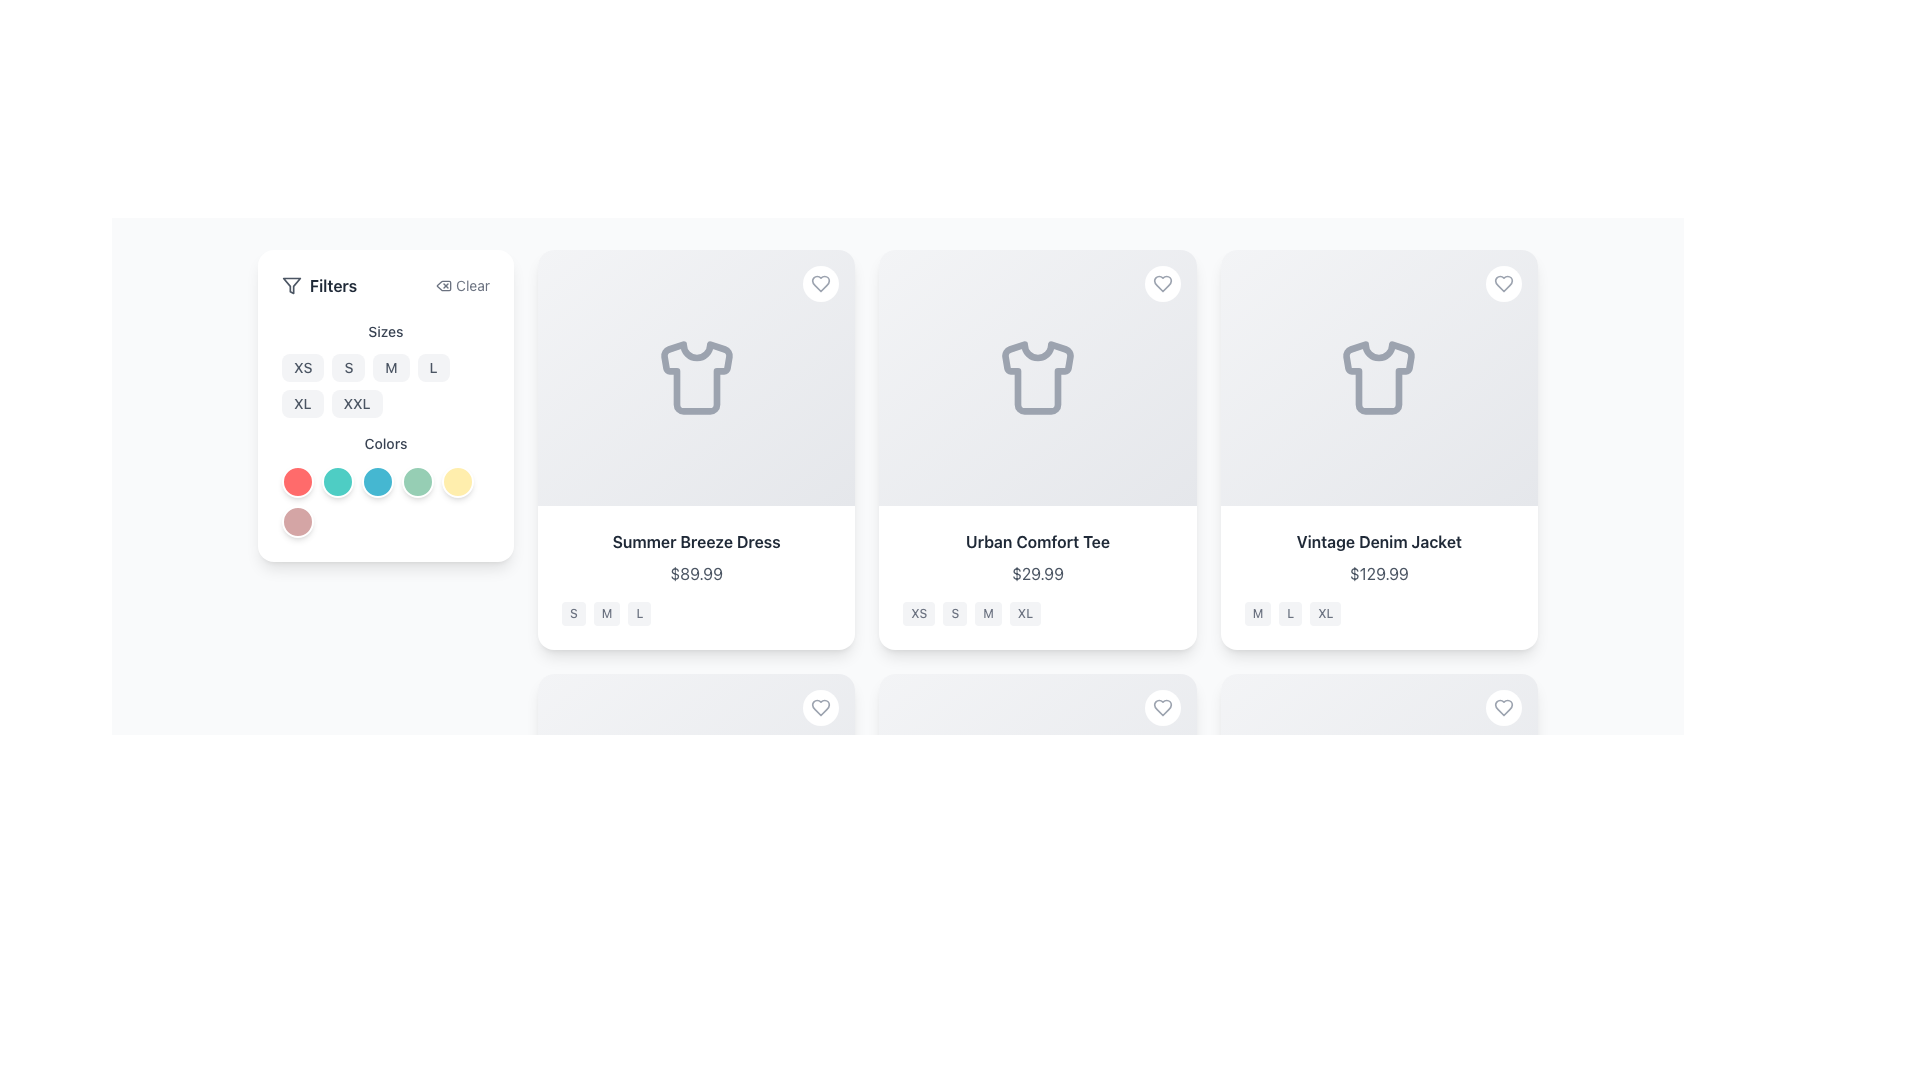 The height and width of the screenshot is (1080, 1920). What do you see at coordinates (1162, 284) in the screenshot?
I see `the heart icon located at the top-right corner of the 'Urban Comfort Tee' product card to mark it as a favorite` at bounding box center [1162, 284].